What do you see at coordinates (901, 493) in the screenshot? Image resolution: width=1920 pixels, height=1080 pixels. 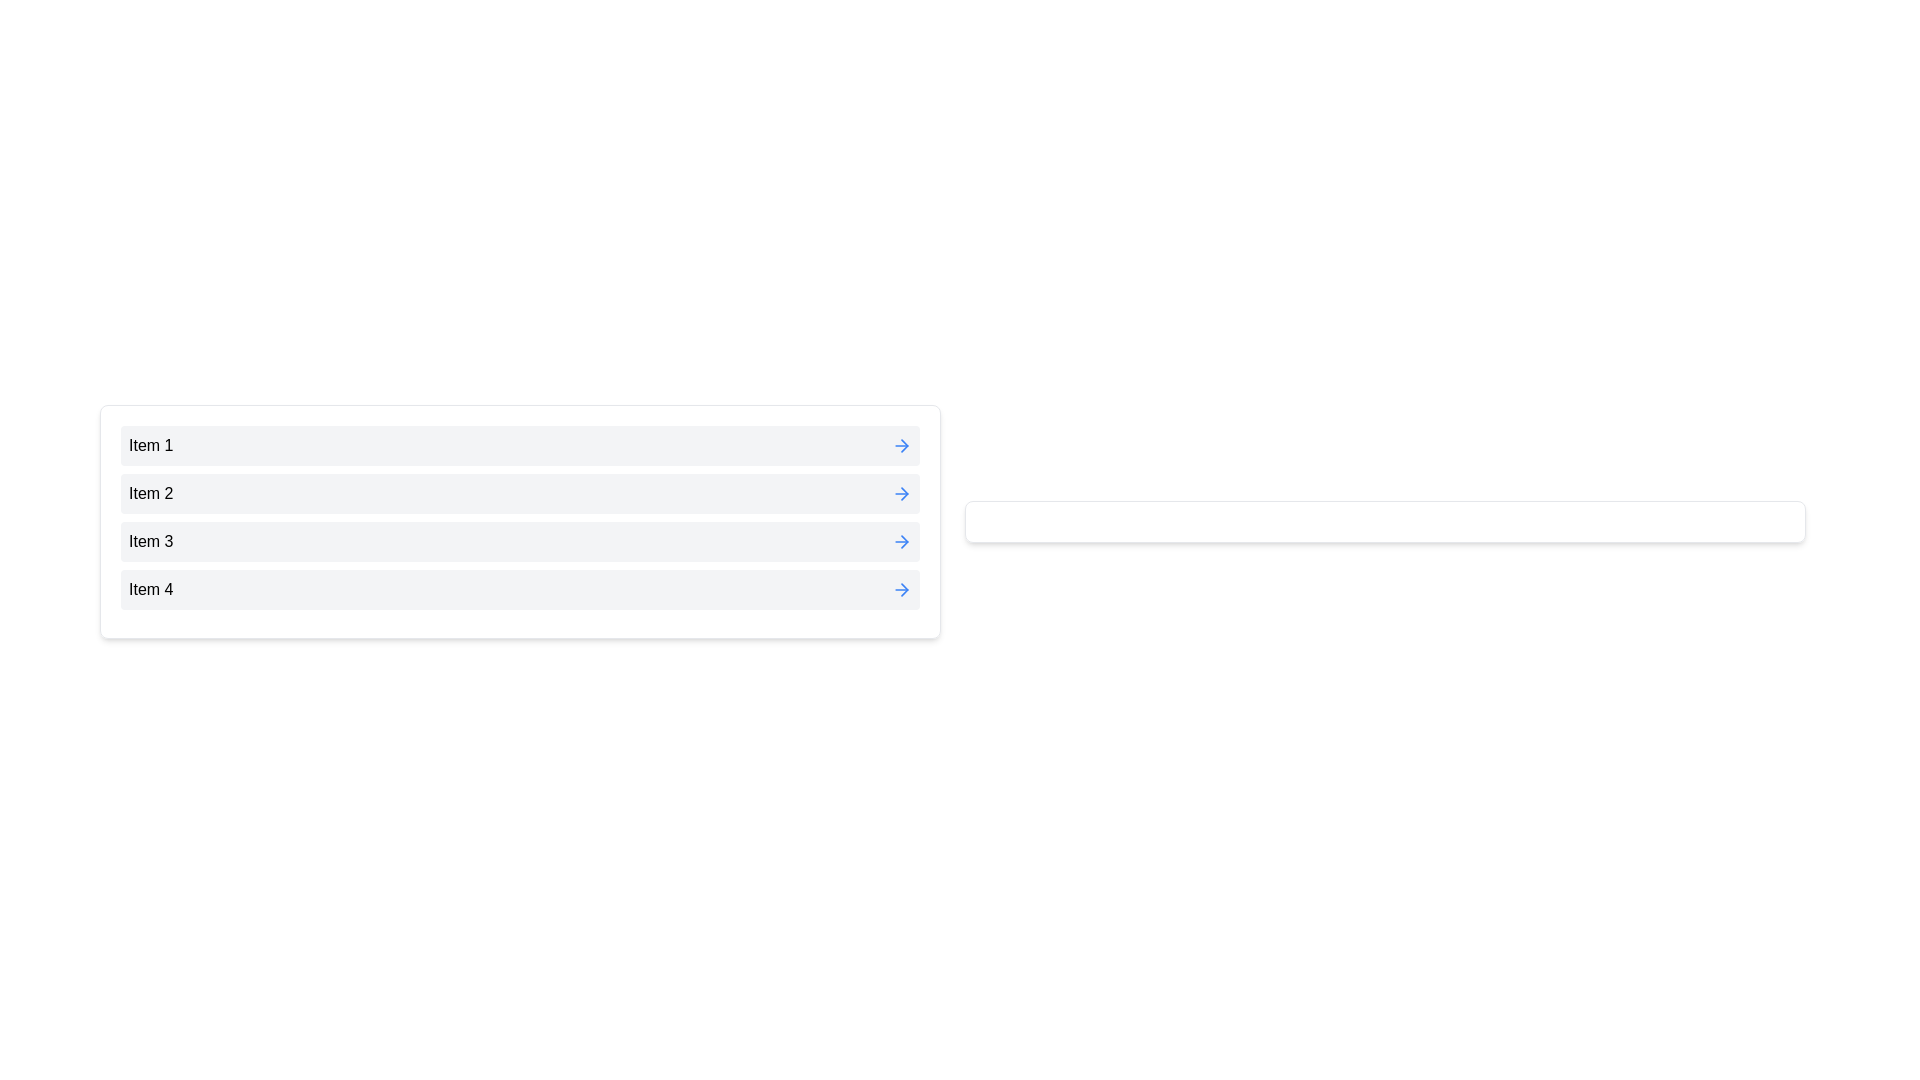 I see `the blue arrow button next to Item 2 to move it to the right list` at bounding box center [901, 493].